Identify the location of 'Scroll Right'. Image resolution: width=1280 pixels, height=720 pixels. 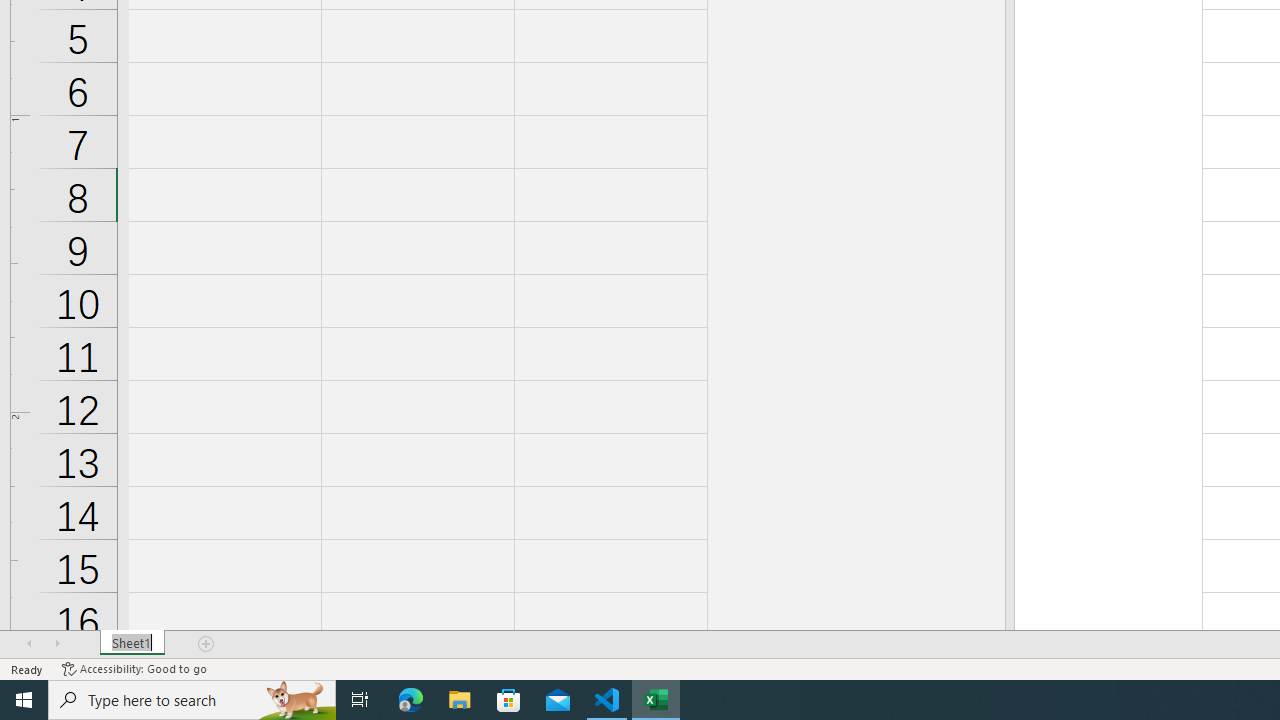
(57, 644).